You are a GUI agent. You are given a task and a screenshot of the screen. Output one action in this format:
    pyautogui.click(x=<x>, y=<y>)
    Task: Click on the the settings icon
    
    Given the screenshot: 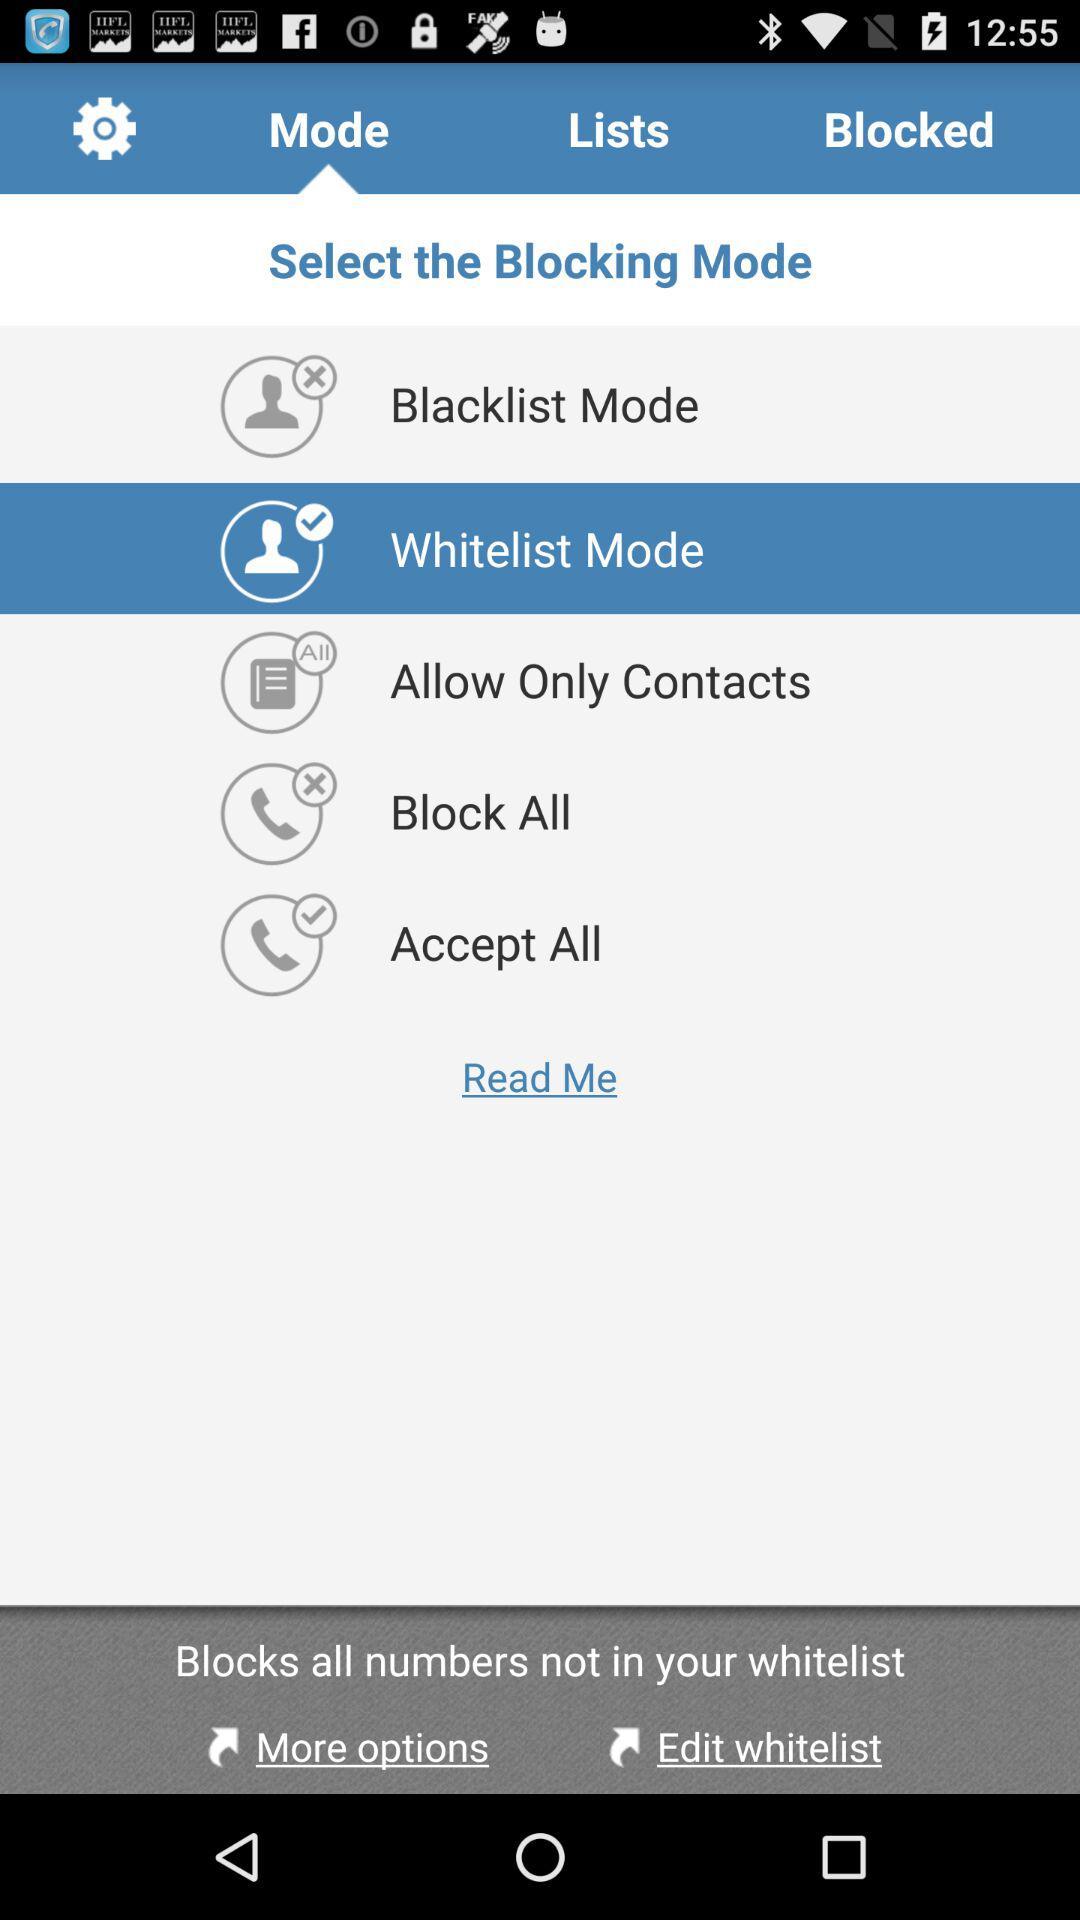 What is the action you would take?
    pyautogui.click(x=104, y=136)
    